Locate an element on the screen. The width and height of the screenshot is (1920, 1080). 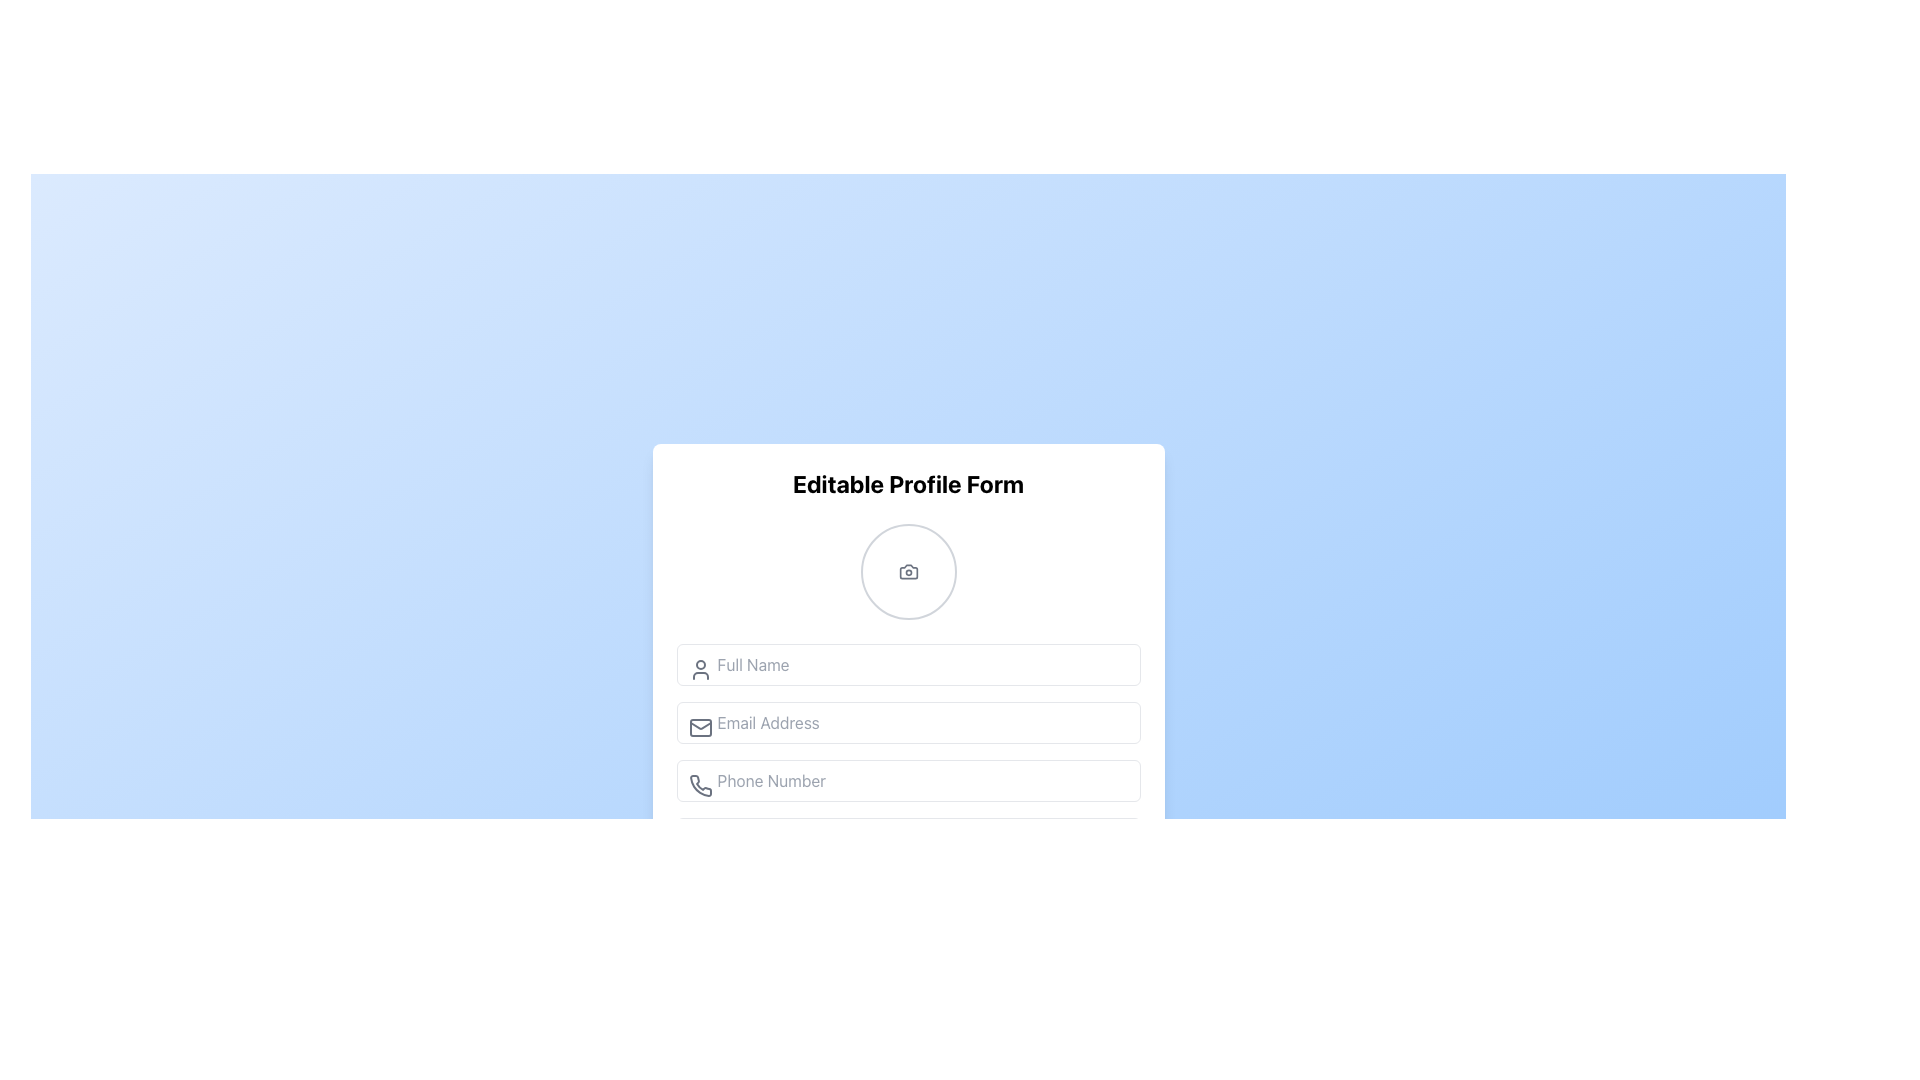
the Text Input field for the full name in the 'Editable Profile Form' section by tabbing to it is located at coordinates (907, 664).